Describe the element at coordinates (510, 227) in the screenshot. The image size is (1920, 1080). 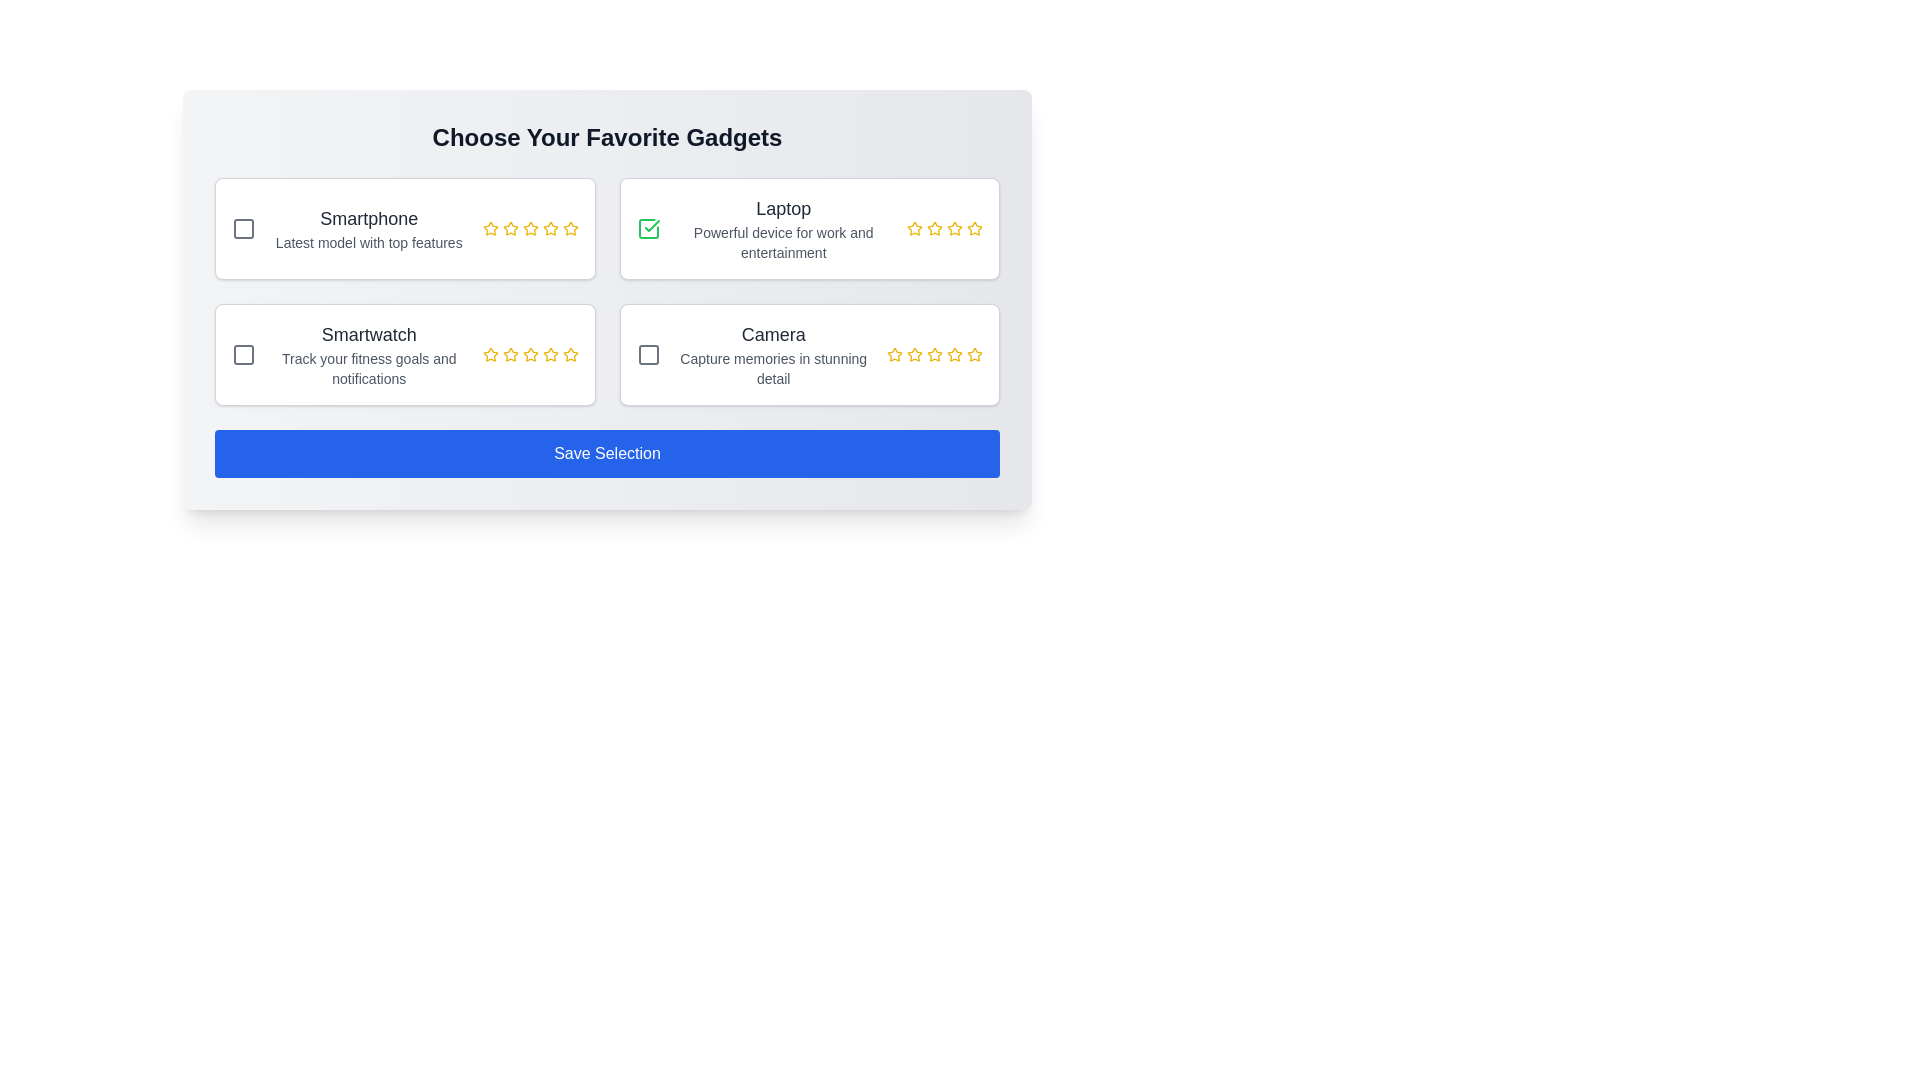
I see `the second star icon in the rating component for the Smartphone option to assign a rating` at that location.